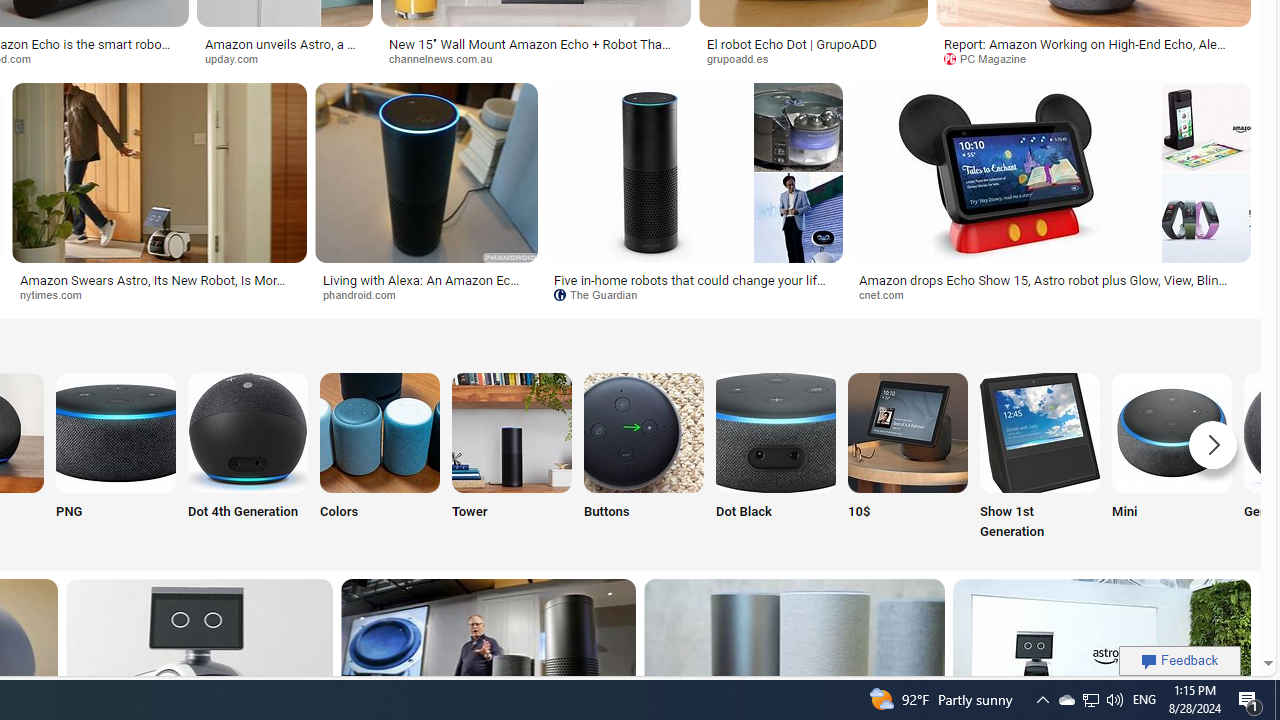  What do you see at coordinates (366, 294) in the screenshot?
I see `'phandroid.com'` at bounding box center [366, 294].